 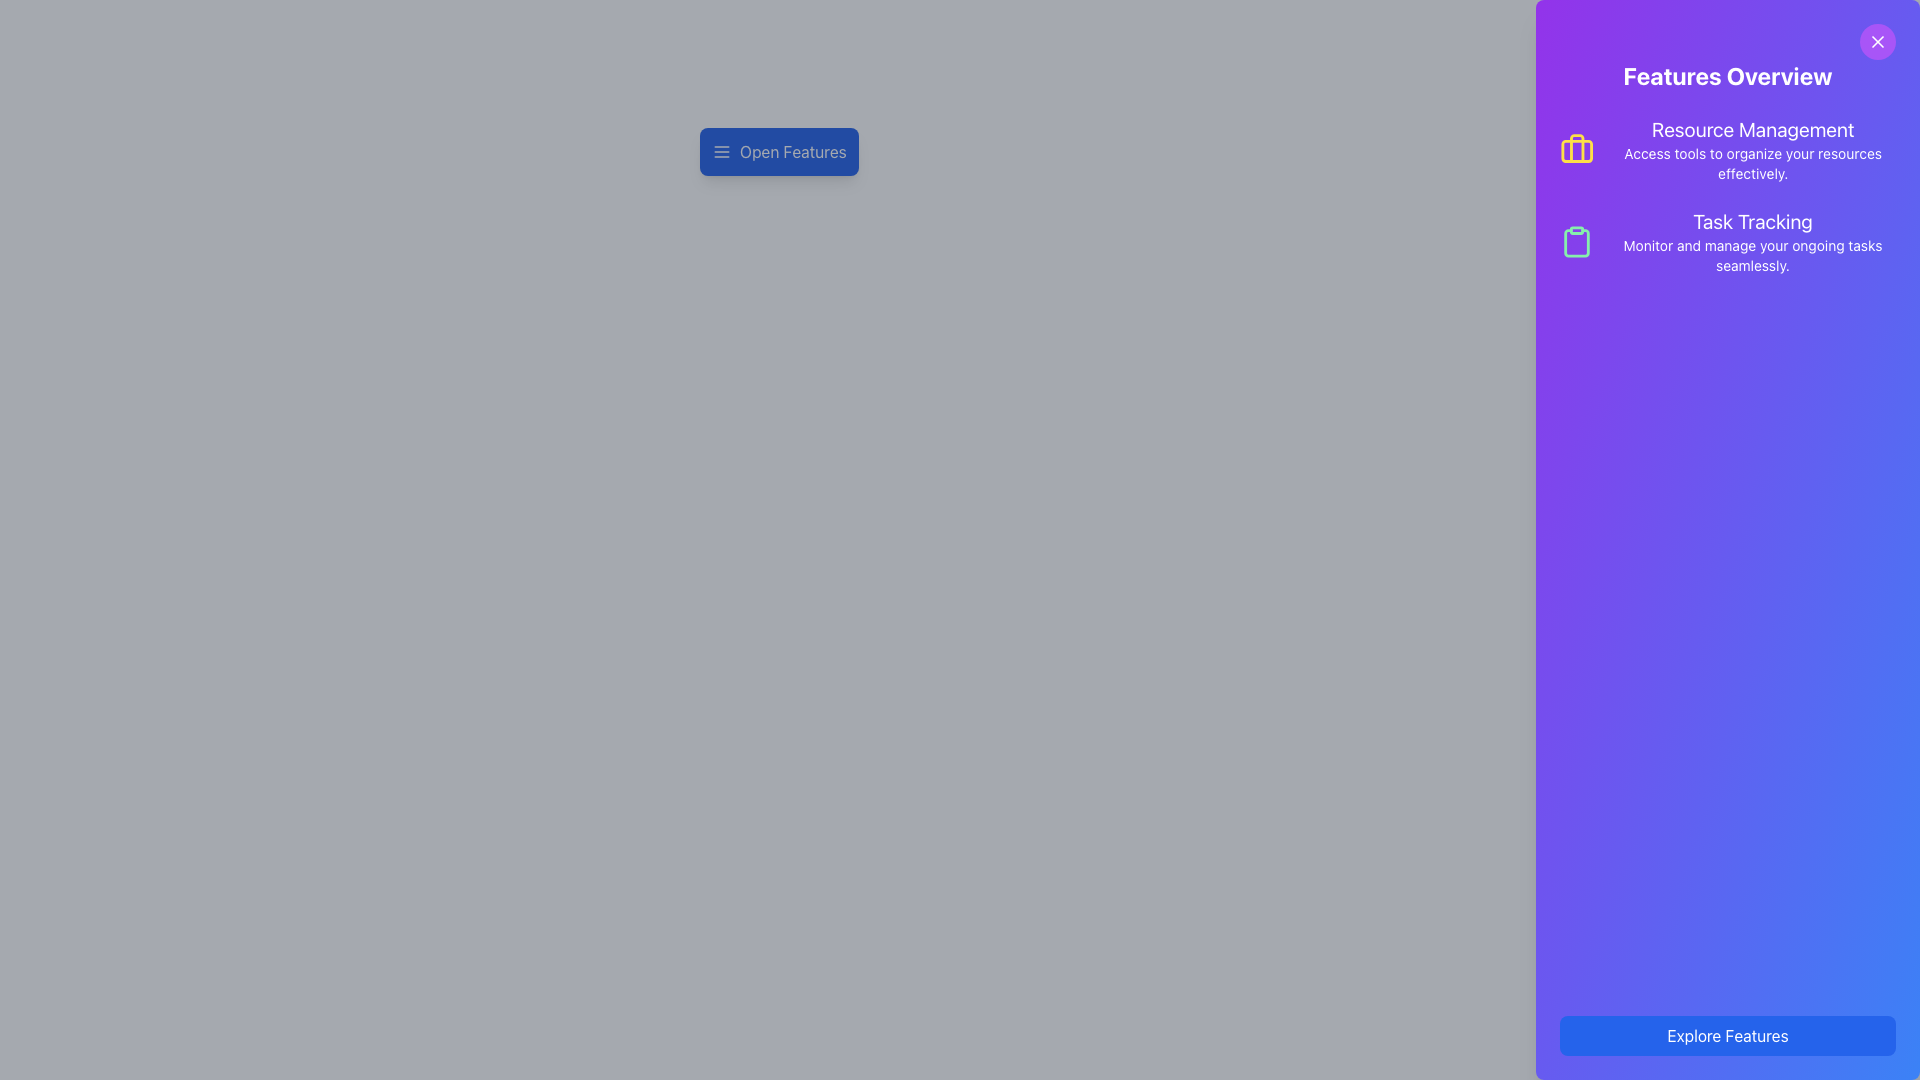 I want to click on the clipboard icon located on the right-hand panel, below the 'Resource Management' icon in the 'Features Overview' section to interact with it, so click(x=1575, y=242).